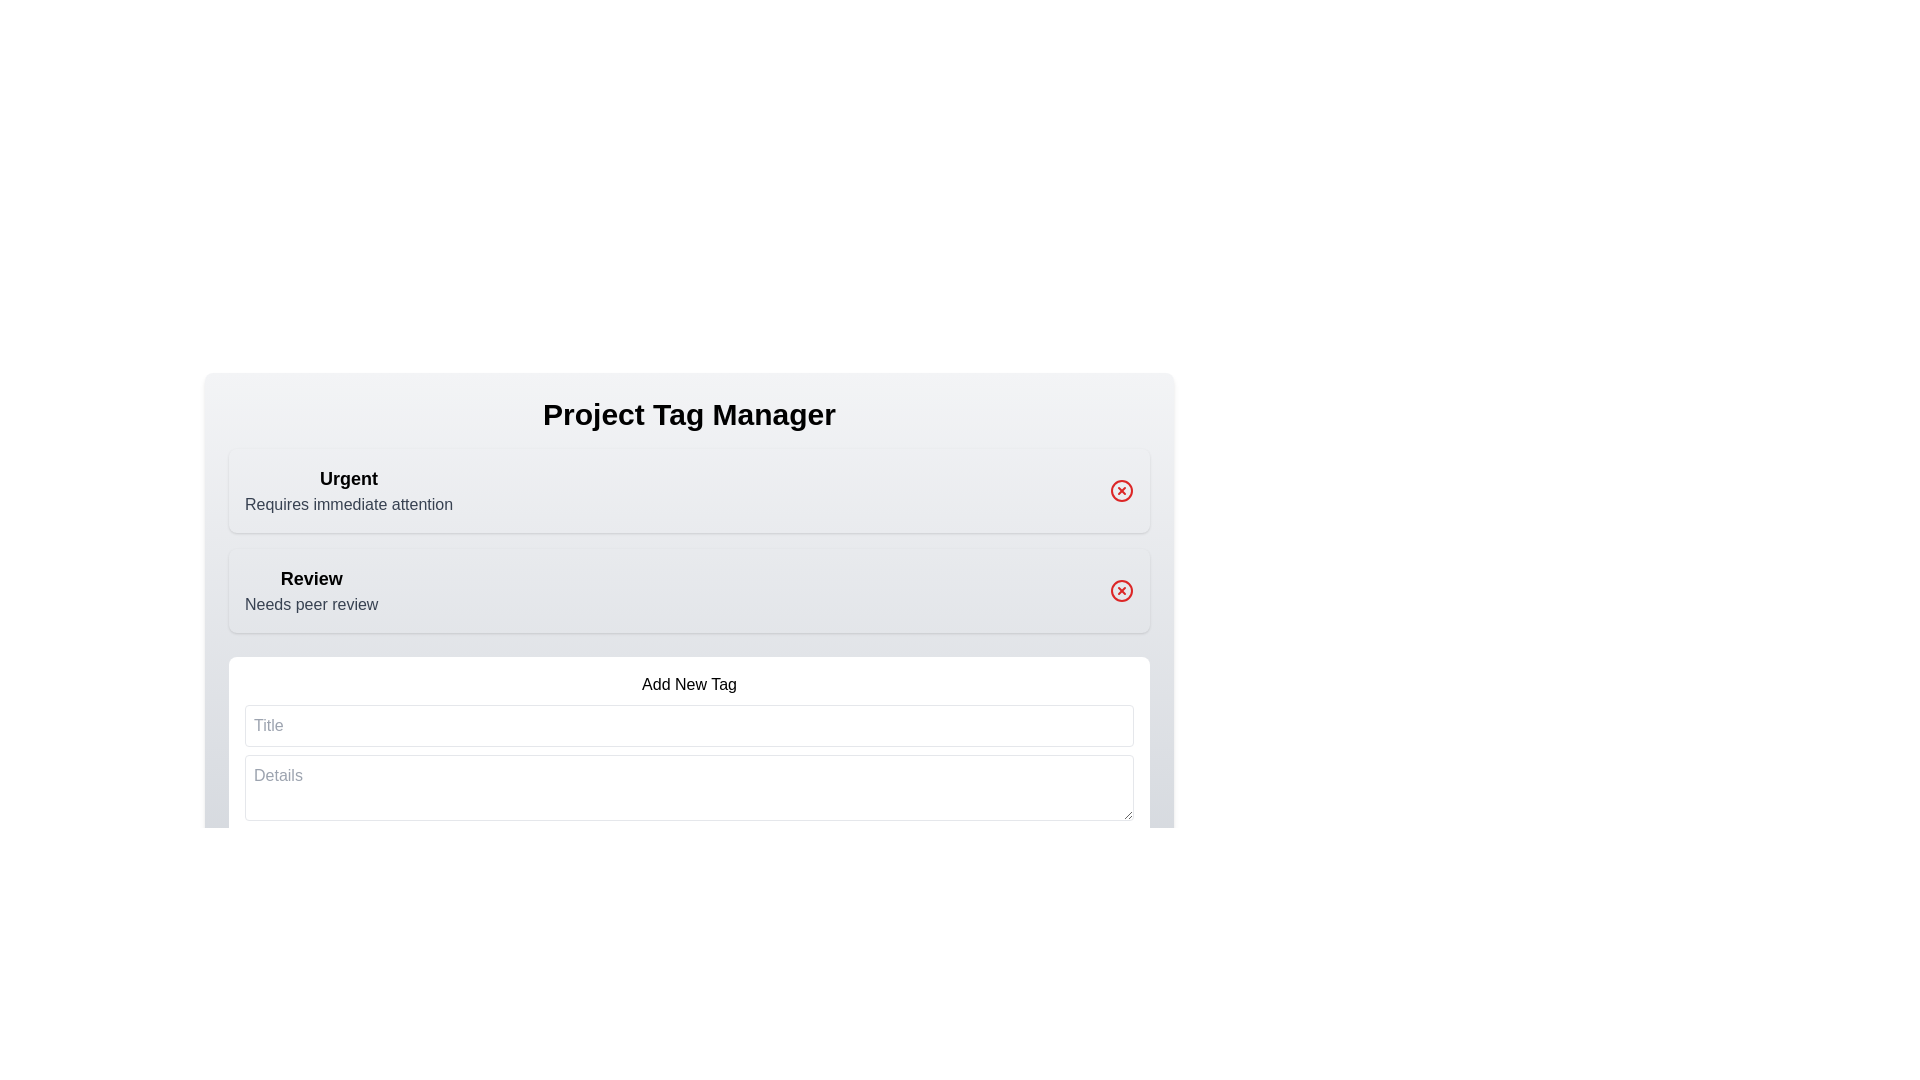 The height and width of the screenshot is (1080, 1920). What do you see at coordinates (272, 863) in the screenshot?
I see `the Circular SVG graphical element that visually represents a '+' symbol, located below the 'Add New Tag' area in the bottom-left corner of the interface` at bounding box center [272, 863].